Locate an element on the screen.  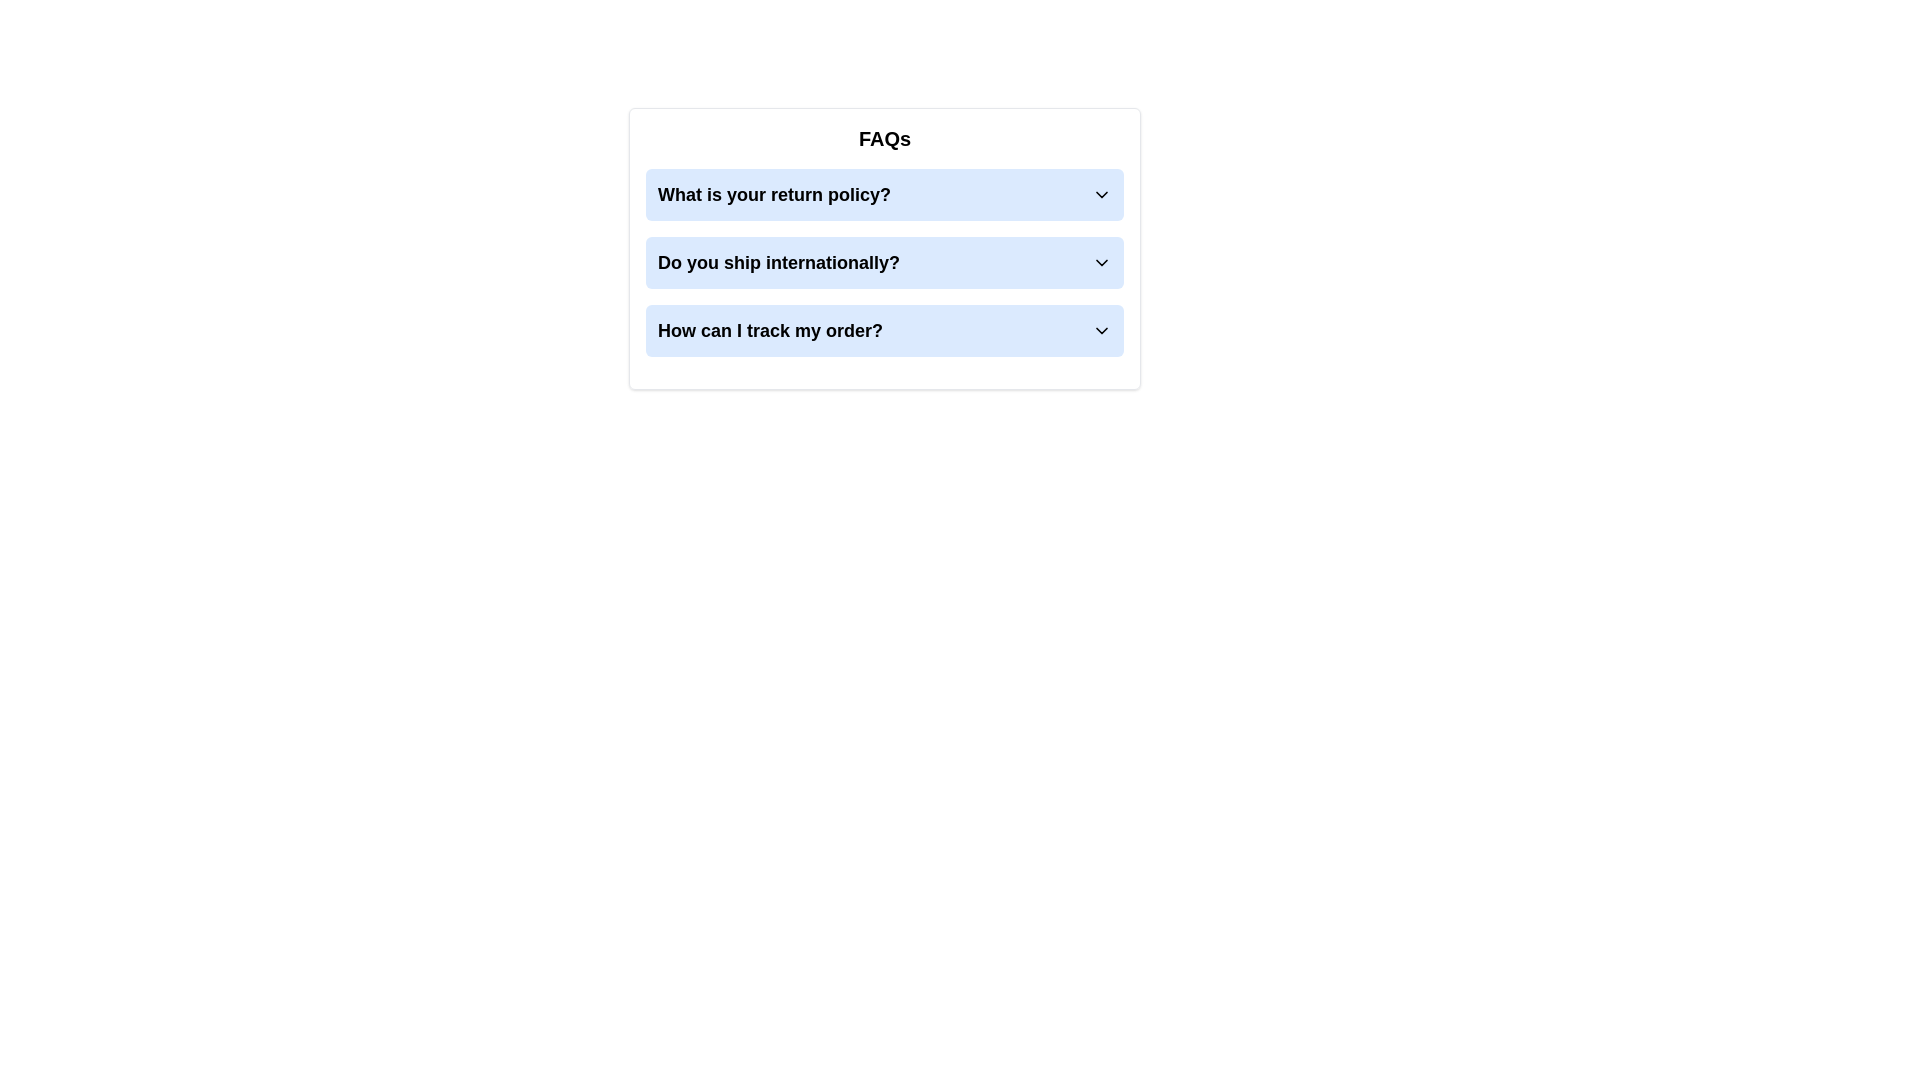
the downward-pointing chevron icon on the right side of the question 'How can I track my order?' is located at coordinates (1101, 330).